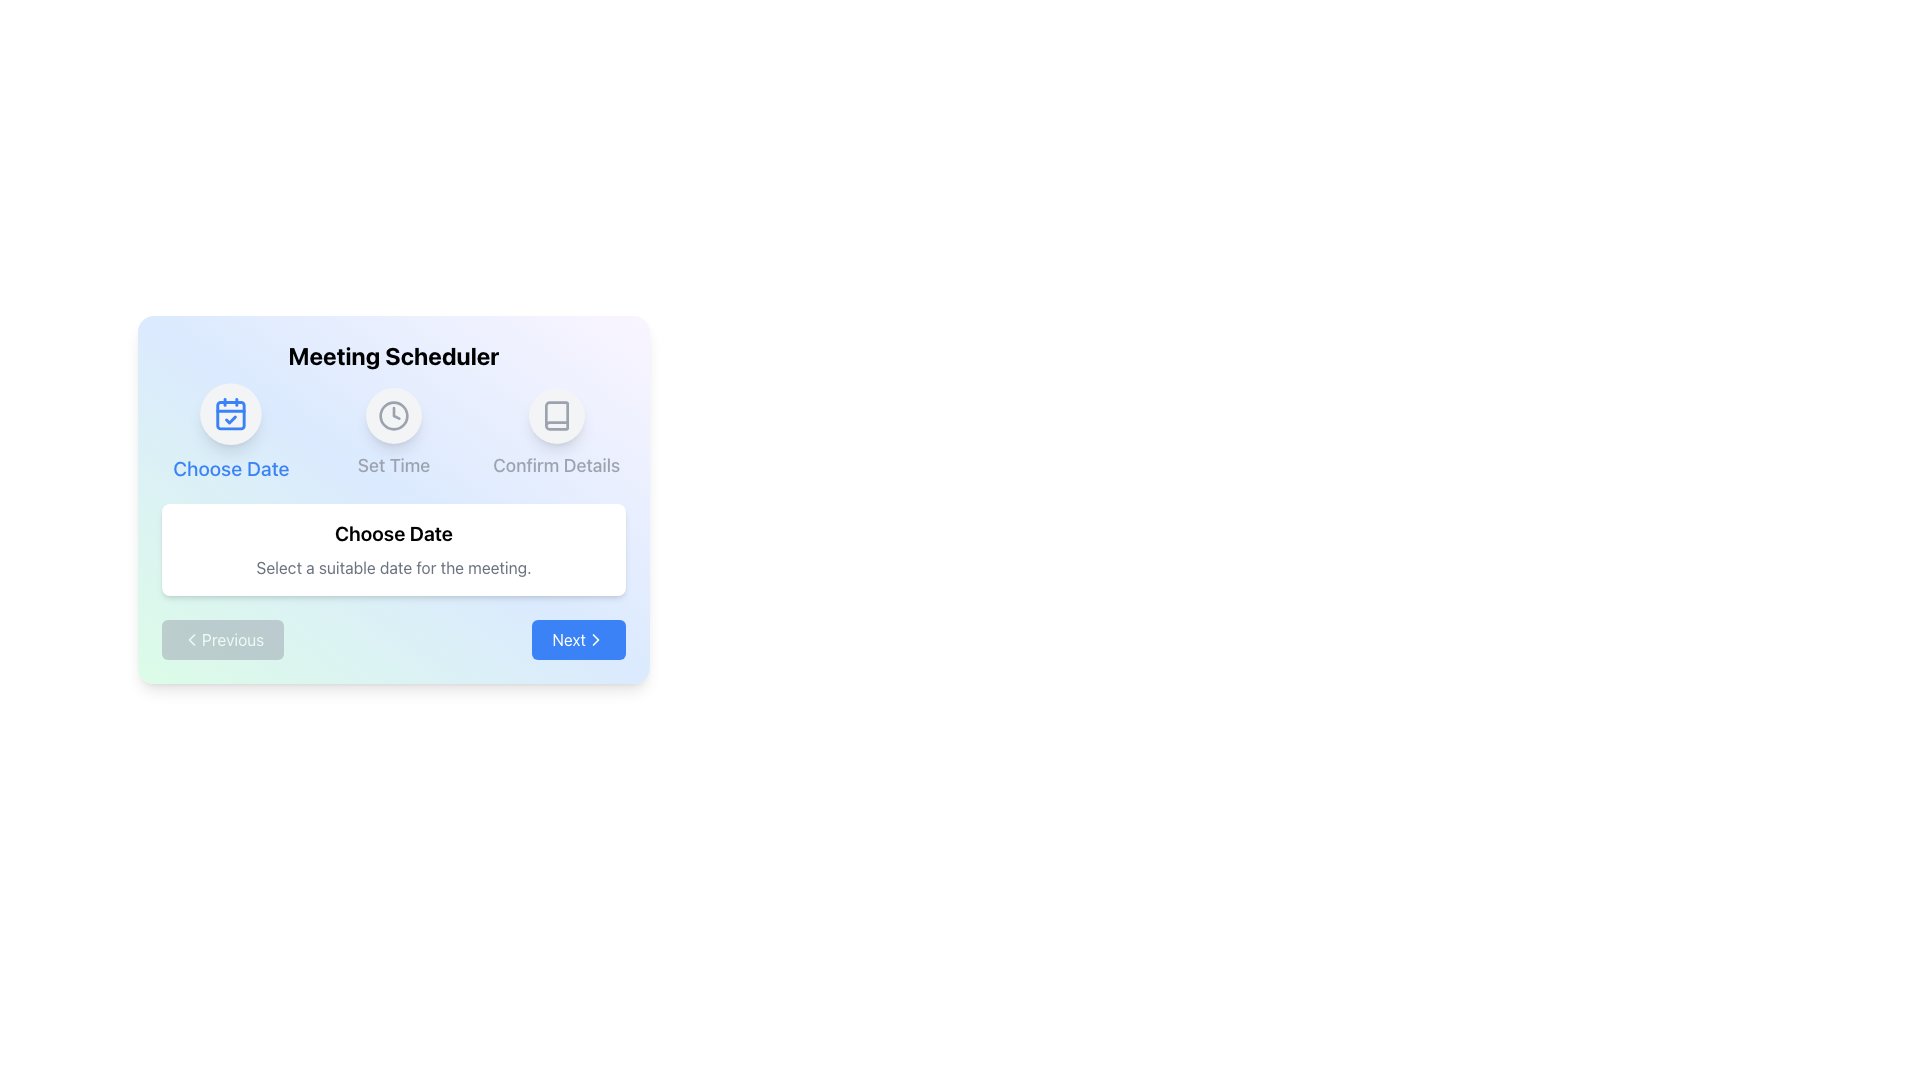 This screenshot has width=1920, height=1080. Describe the element at coordinates (393, 466) in the screenshot. I see `'Set Time' label, which is the second item in a row of three options under the clock icon in the card interface` at that location.